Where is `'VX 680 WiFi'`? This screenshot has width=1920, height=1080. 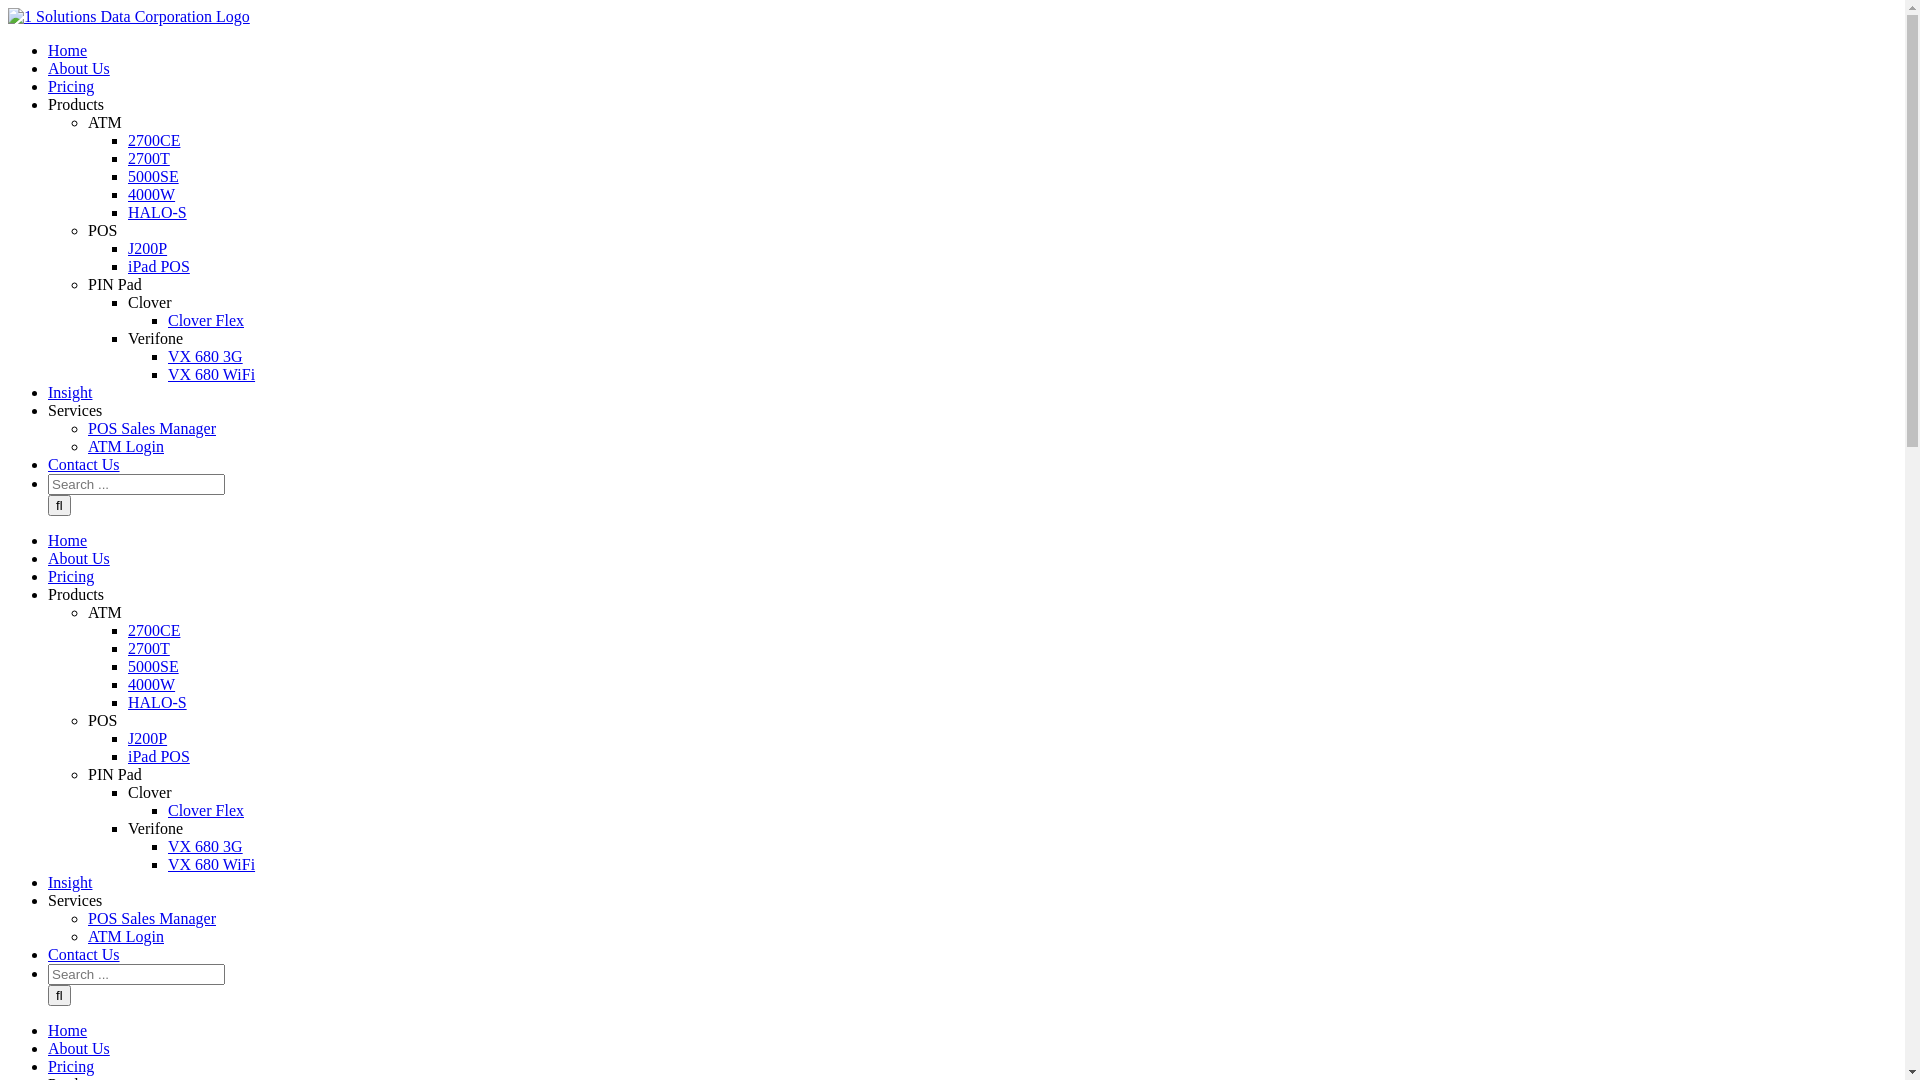
'VX 680 WiFi' is located at coordinates (168, 374).